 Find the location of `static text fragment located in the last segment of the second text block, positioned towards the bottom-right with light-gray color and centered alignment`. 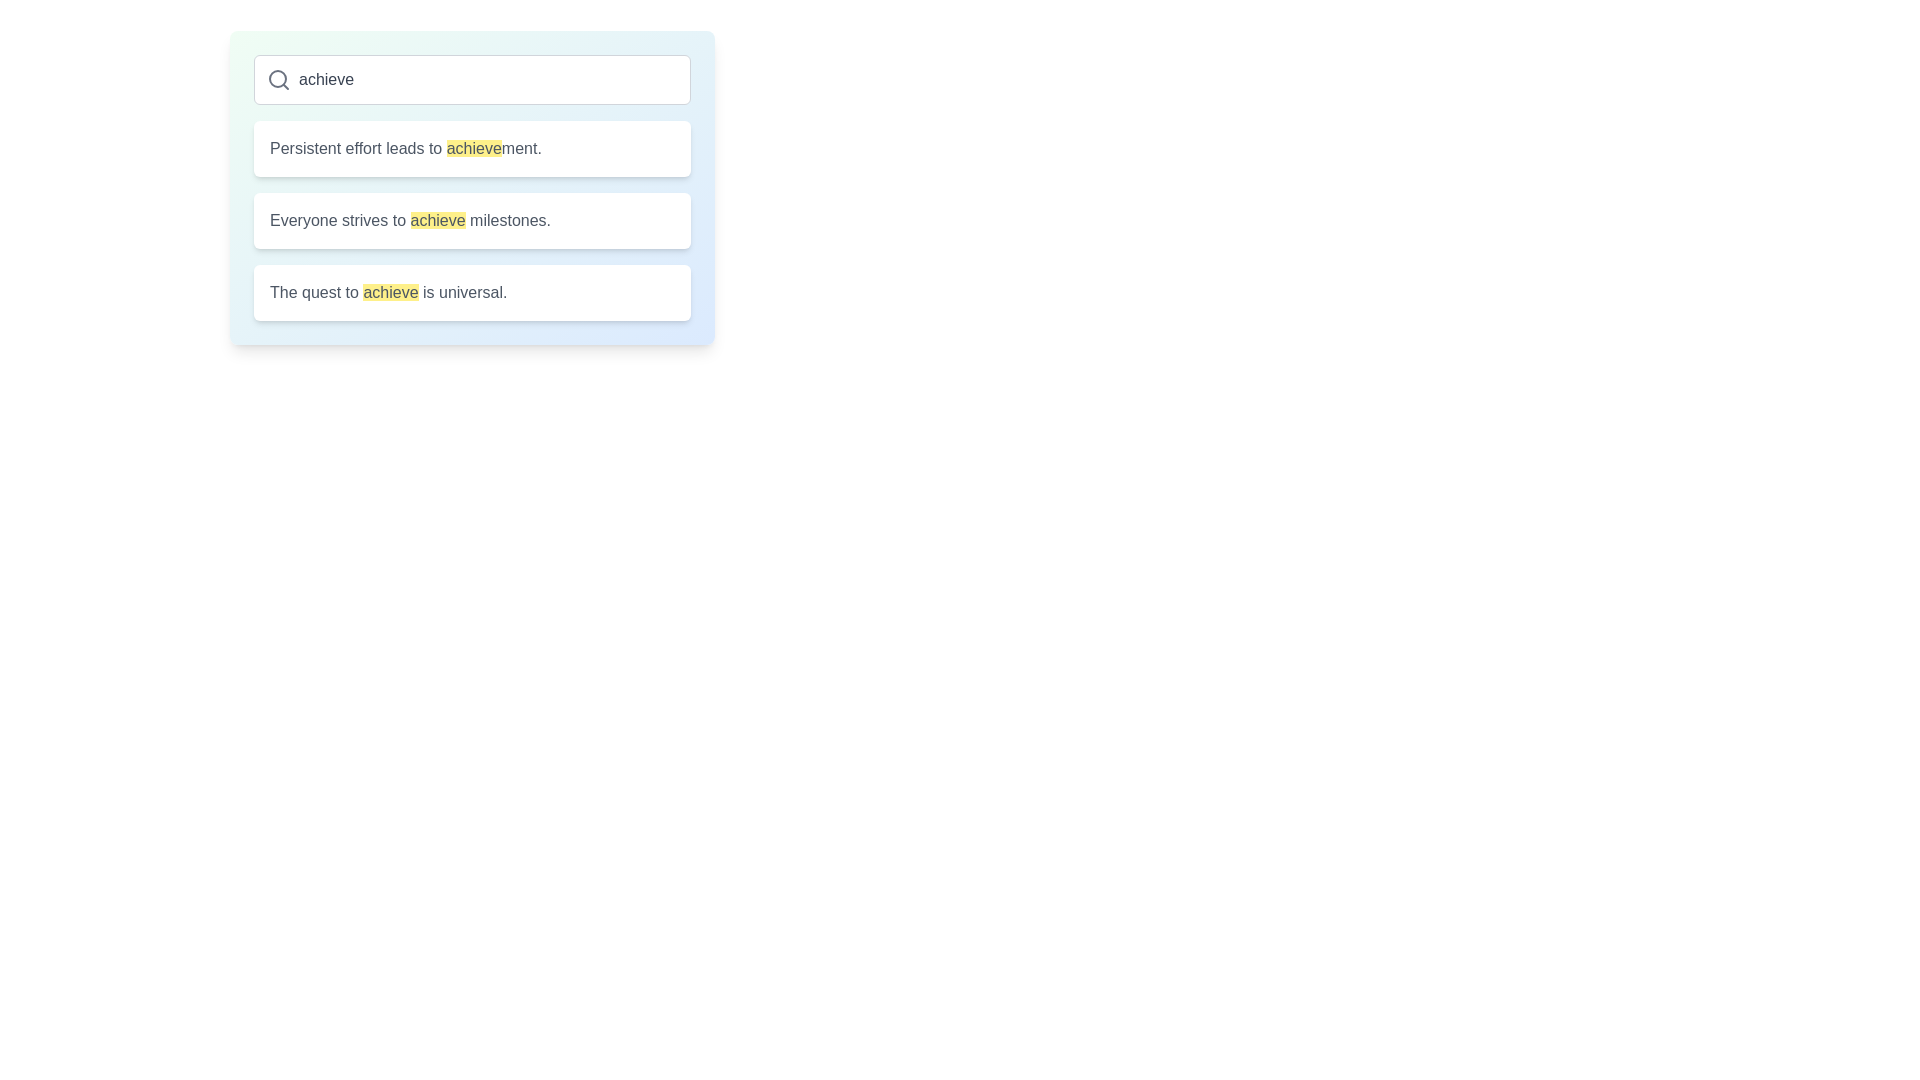

static text fragment located in the last segment of the second text block, positioned towards the bottom-right with light-gray color and centered alignment is located at coordinates (508, 220).